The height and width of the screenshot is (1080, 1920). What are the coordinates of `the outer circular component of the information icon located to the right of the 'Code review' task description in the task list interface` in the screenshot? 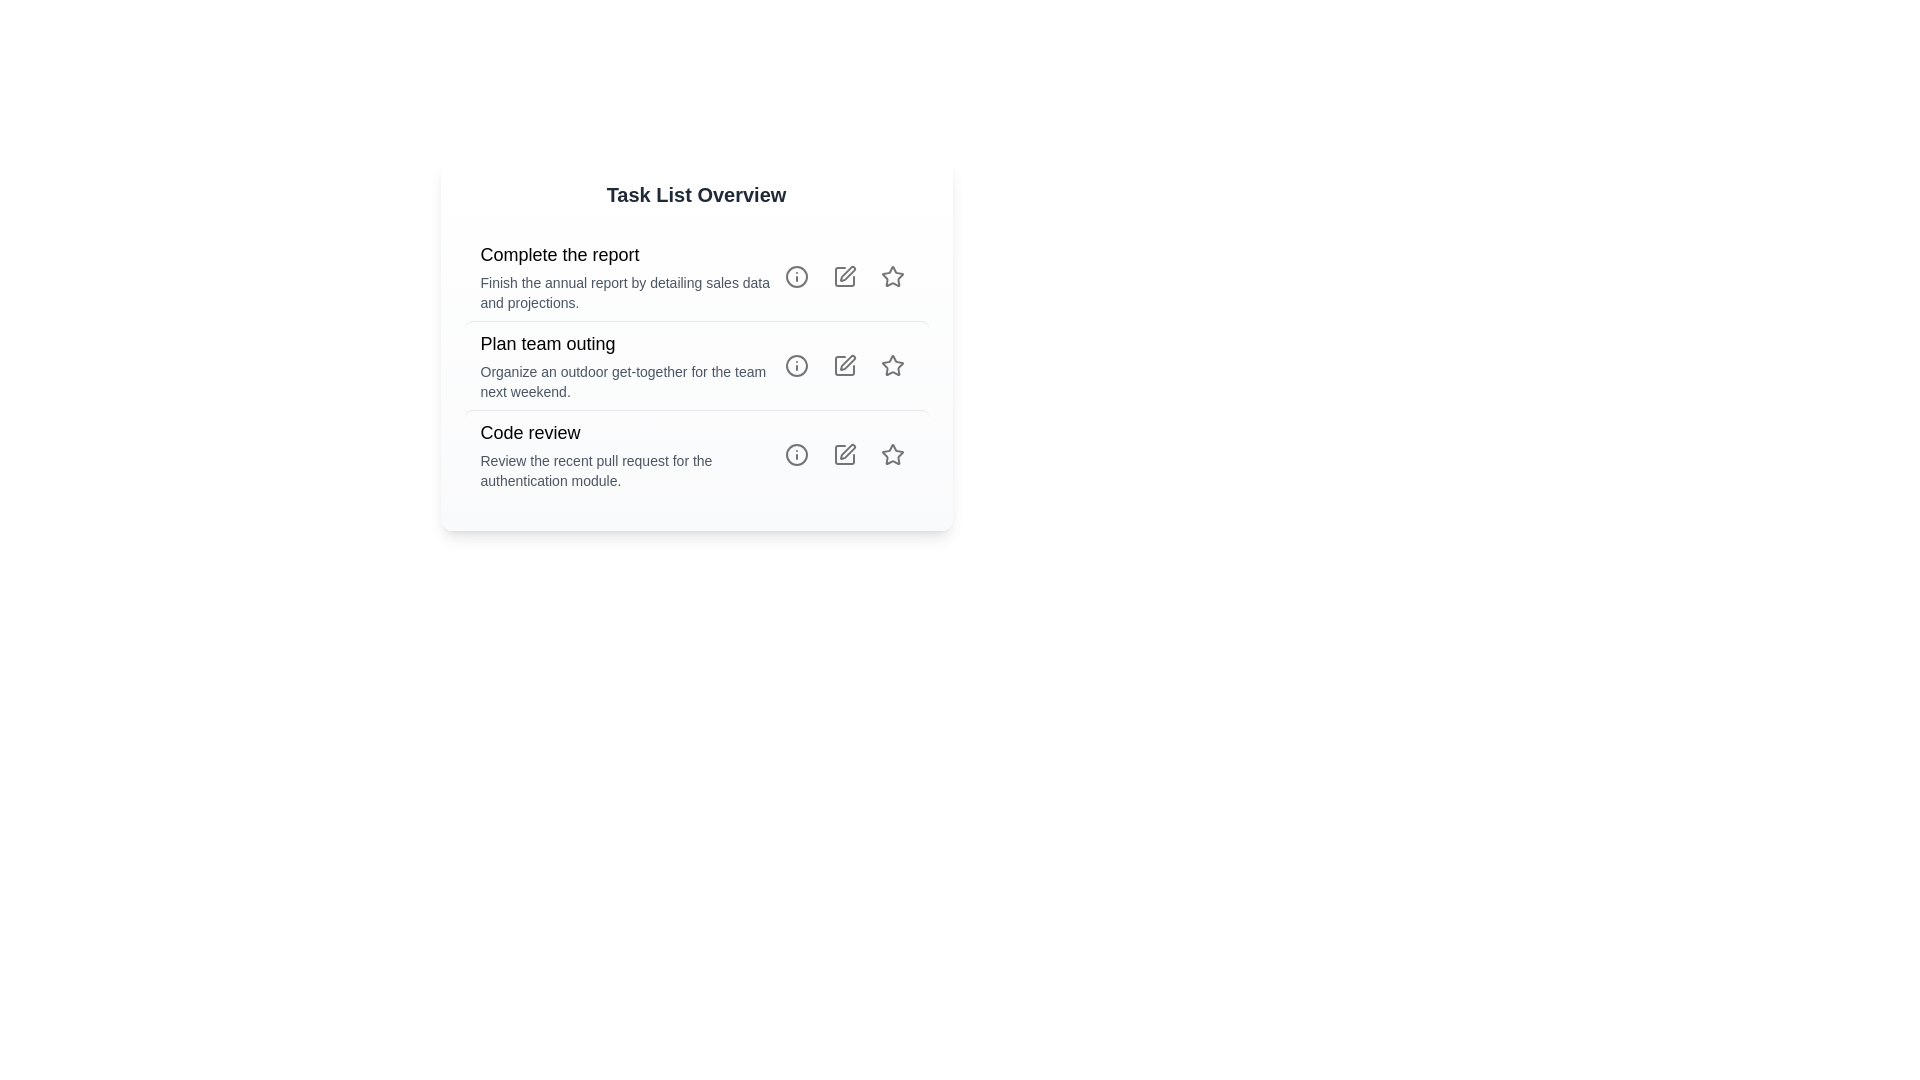 It's located at (795, 455).